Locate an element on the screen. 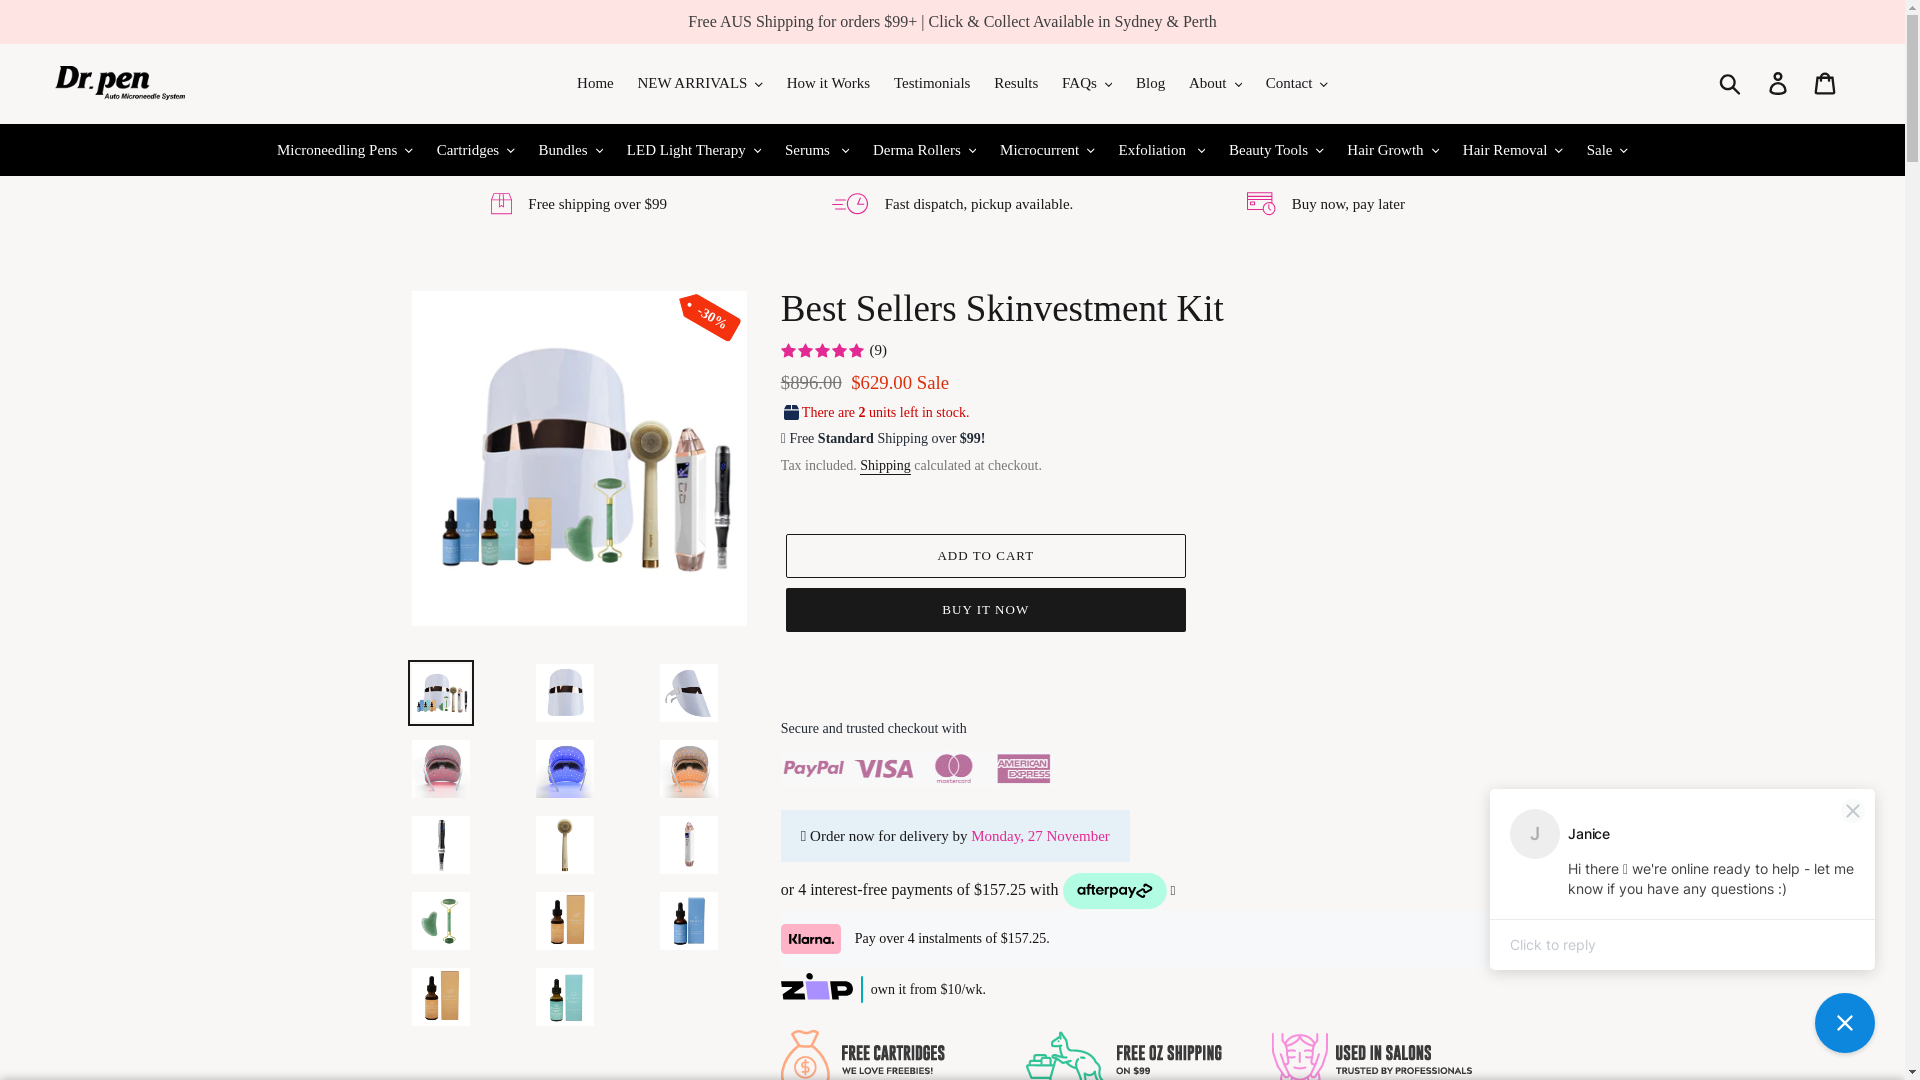 This screenshot has height=1080, width=1920. ' (9)' is located at coordinates (834, 350).